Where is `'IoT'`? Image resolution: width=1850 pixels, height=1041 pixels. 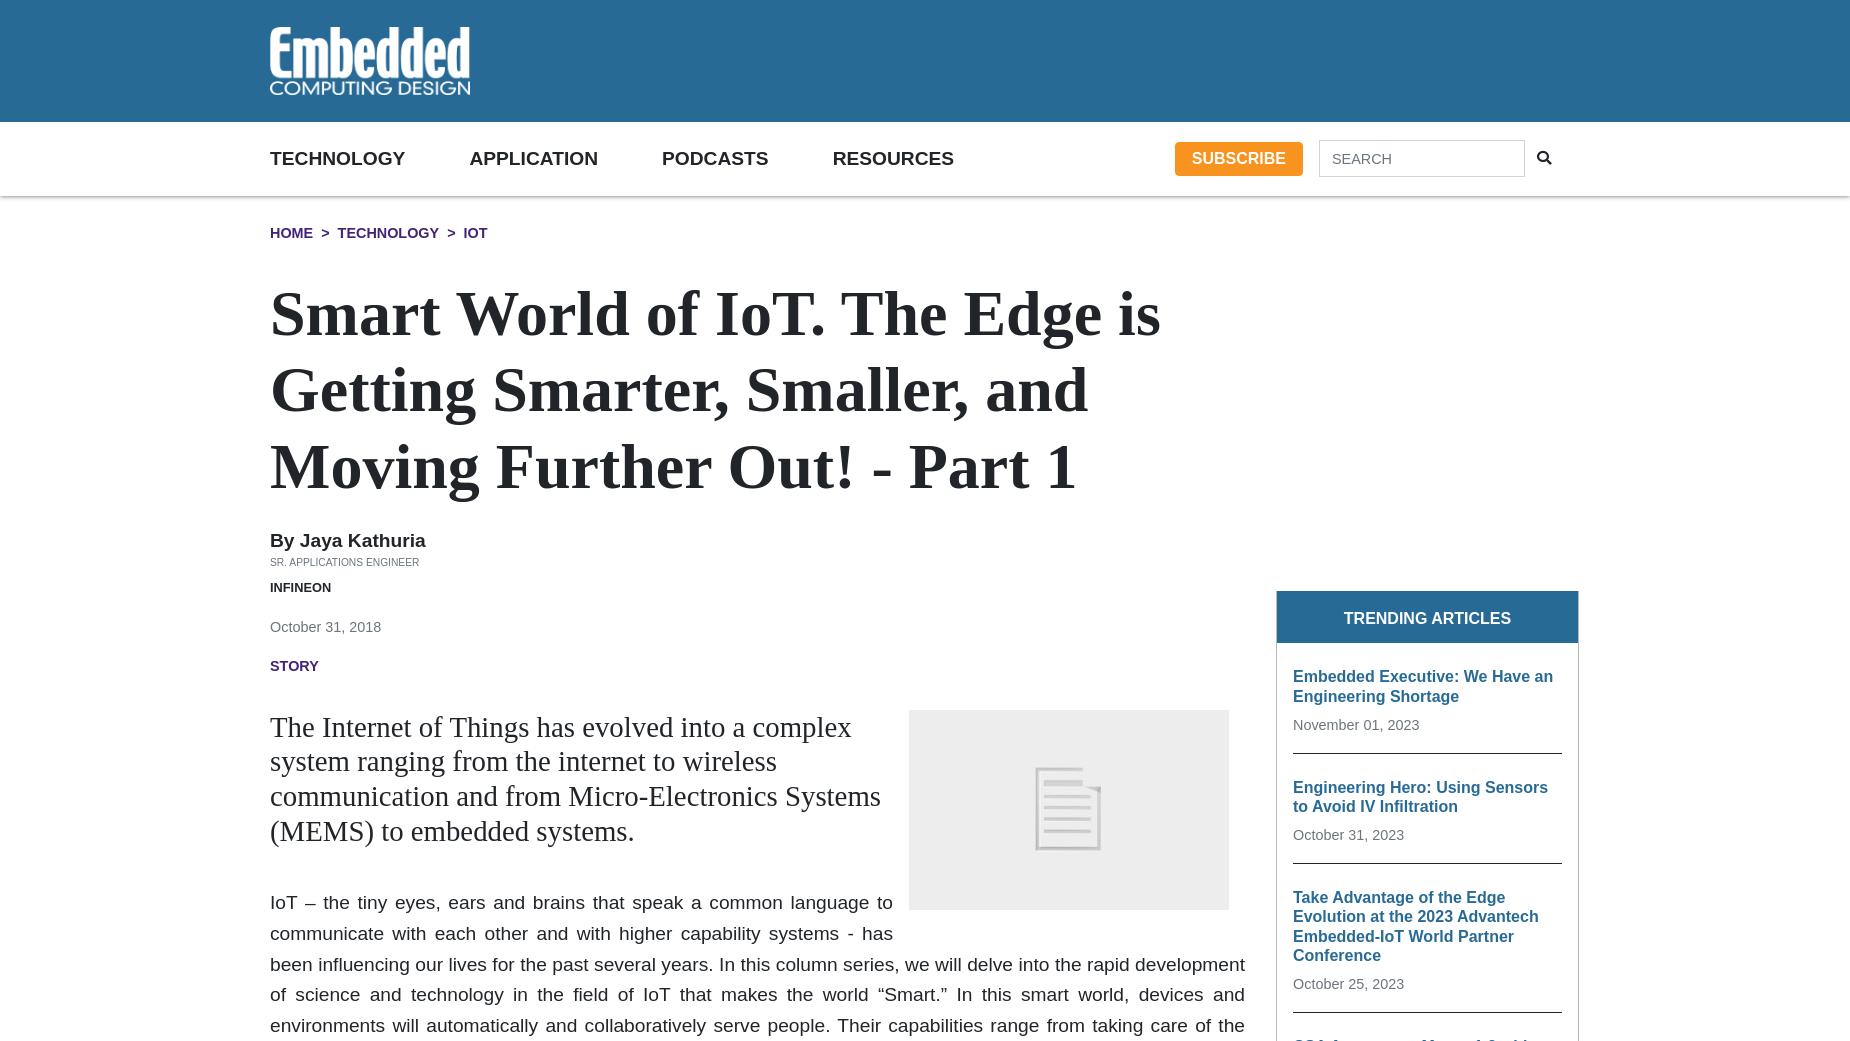
'IoT' is located at coordinates (475, 231).